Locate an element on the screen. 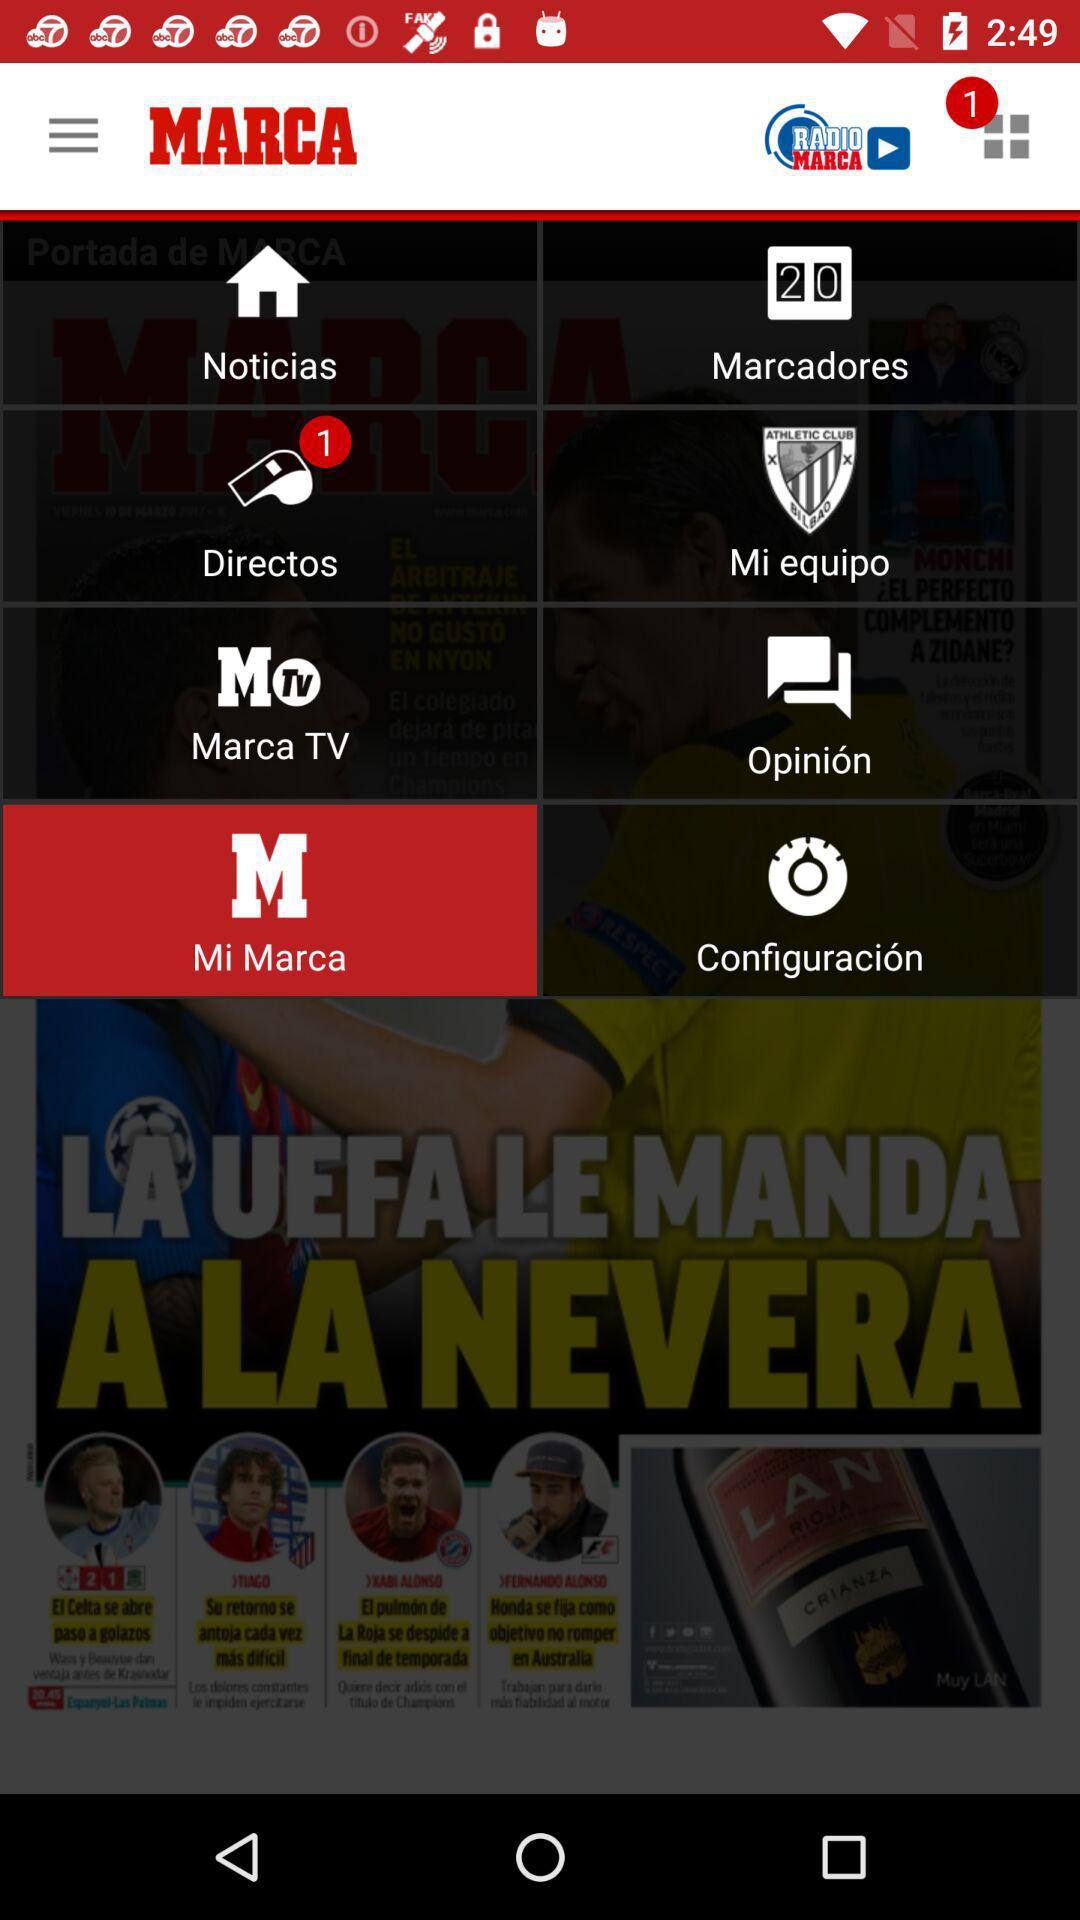 The image size is (1080, 1920). directors is located at coordinates (270, 505).